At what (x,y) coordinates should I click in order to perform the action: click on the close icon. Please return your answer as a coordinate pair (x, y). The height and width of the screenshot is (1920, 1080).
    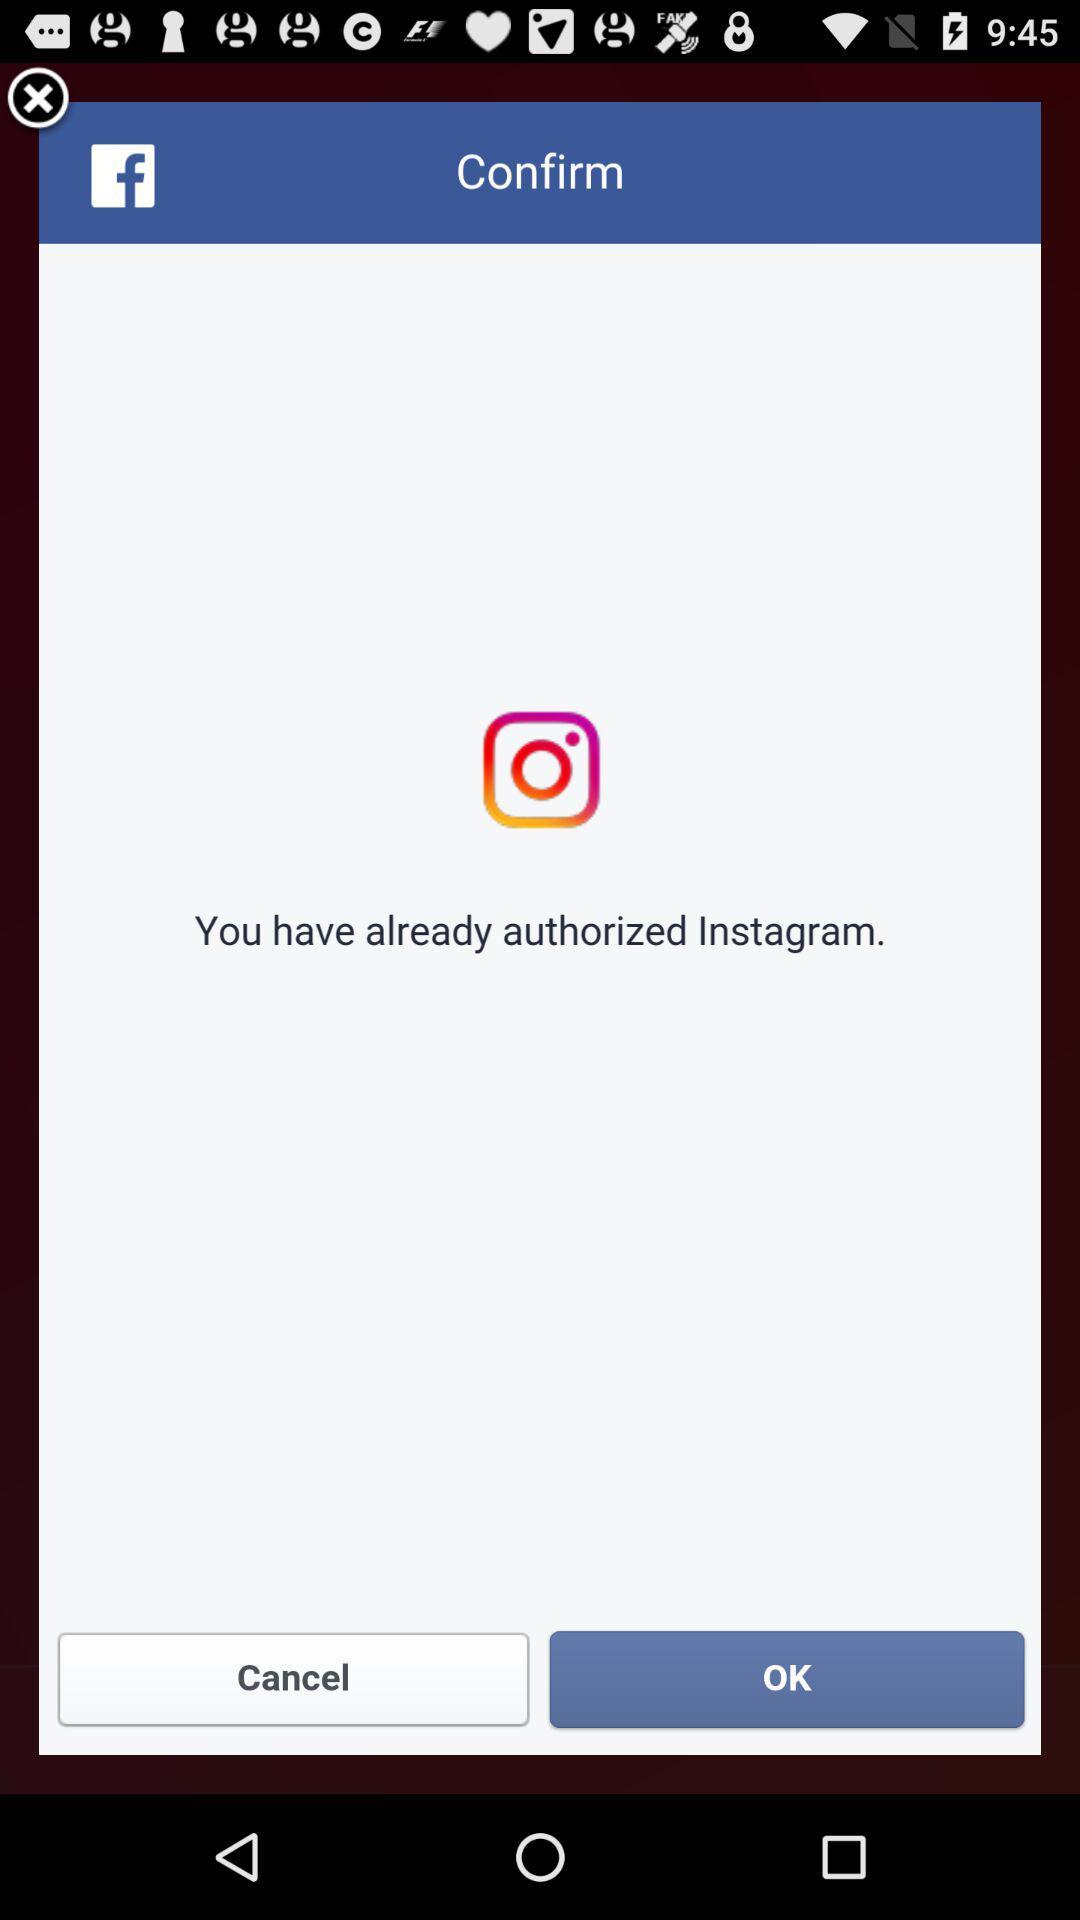
    Looking at the image, I should click on (38, 107).